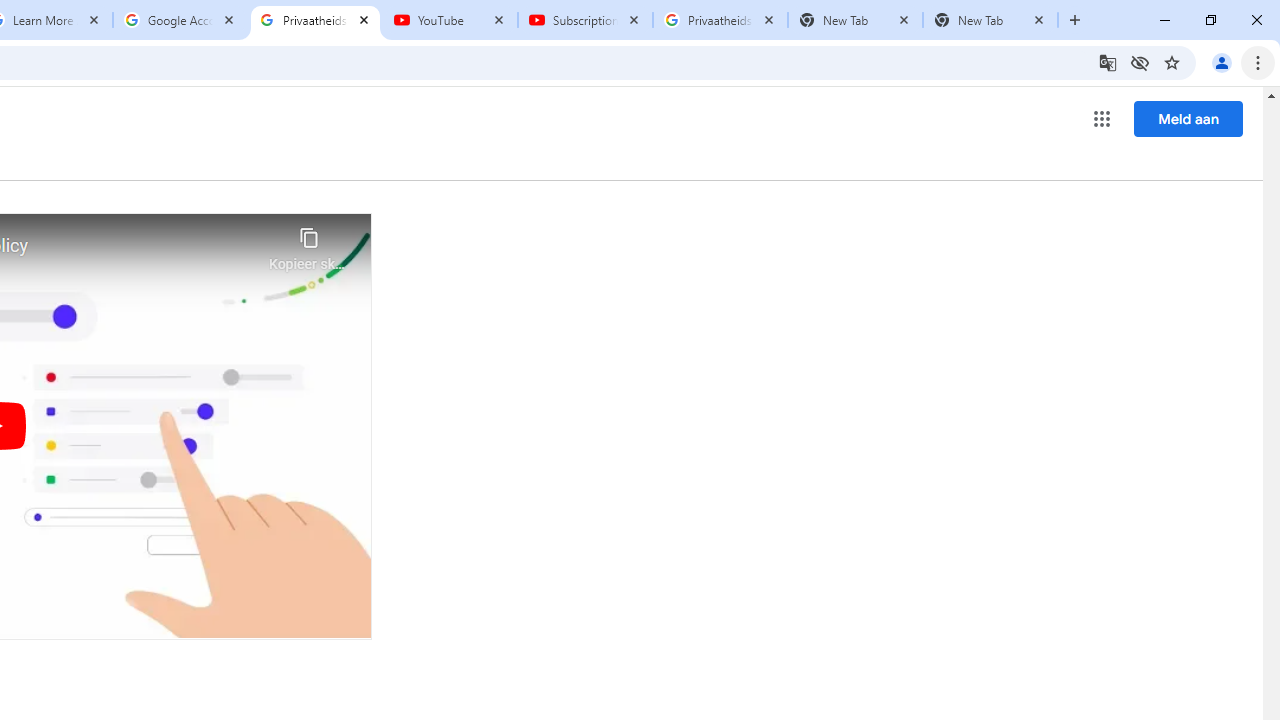 The width and height of the screenshot is (1280, 720). Describe the element at coordinates (584, 20) in the screenshot. I see `'Subscriptions - YouTube'` at that location.